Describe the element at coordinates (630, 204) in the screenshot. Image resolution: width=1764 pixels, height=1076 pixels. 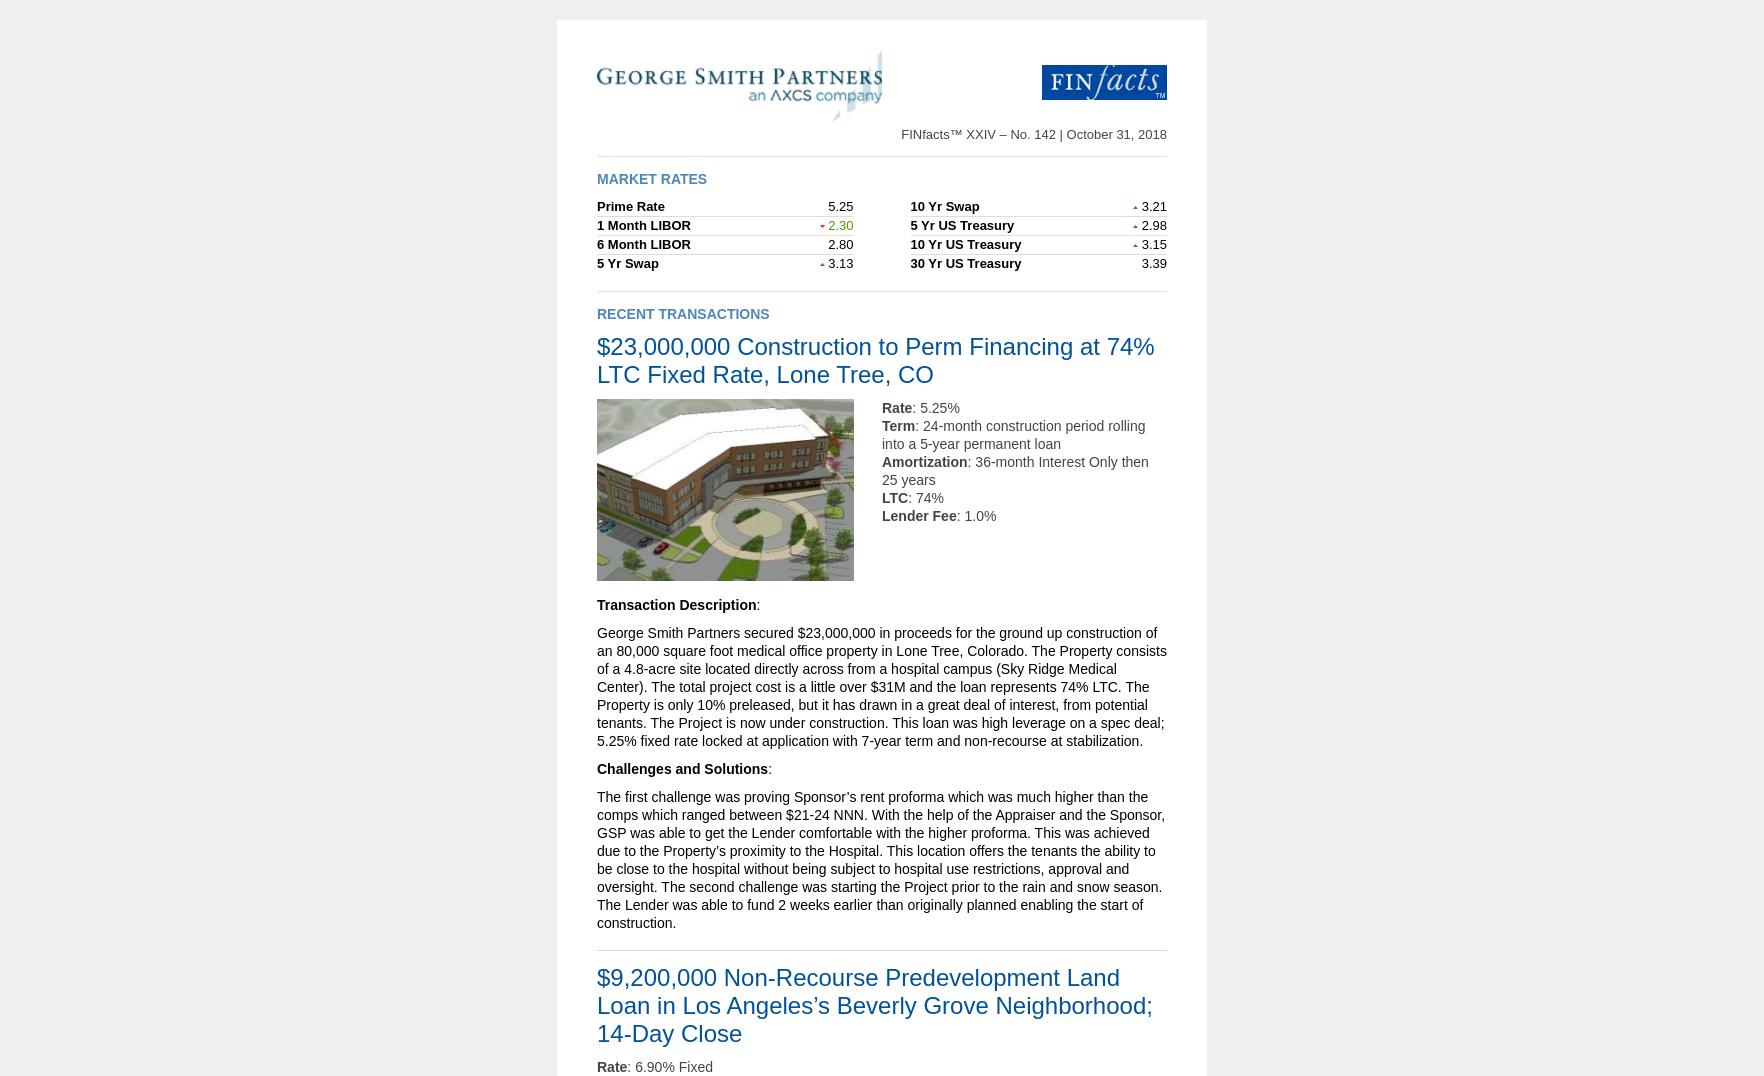
I see `'Prime Rate'` at that location.